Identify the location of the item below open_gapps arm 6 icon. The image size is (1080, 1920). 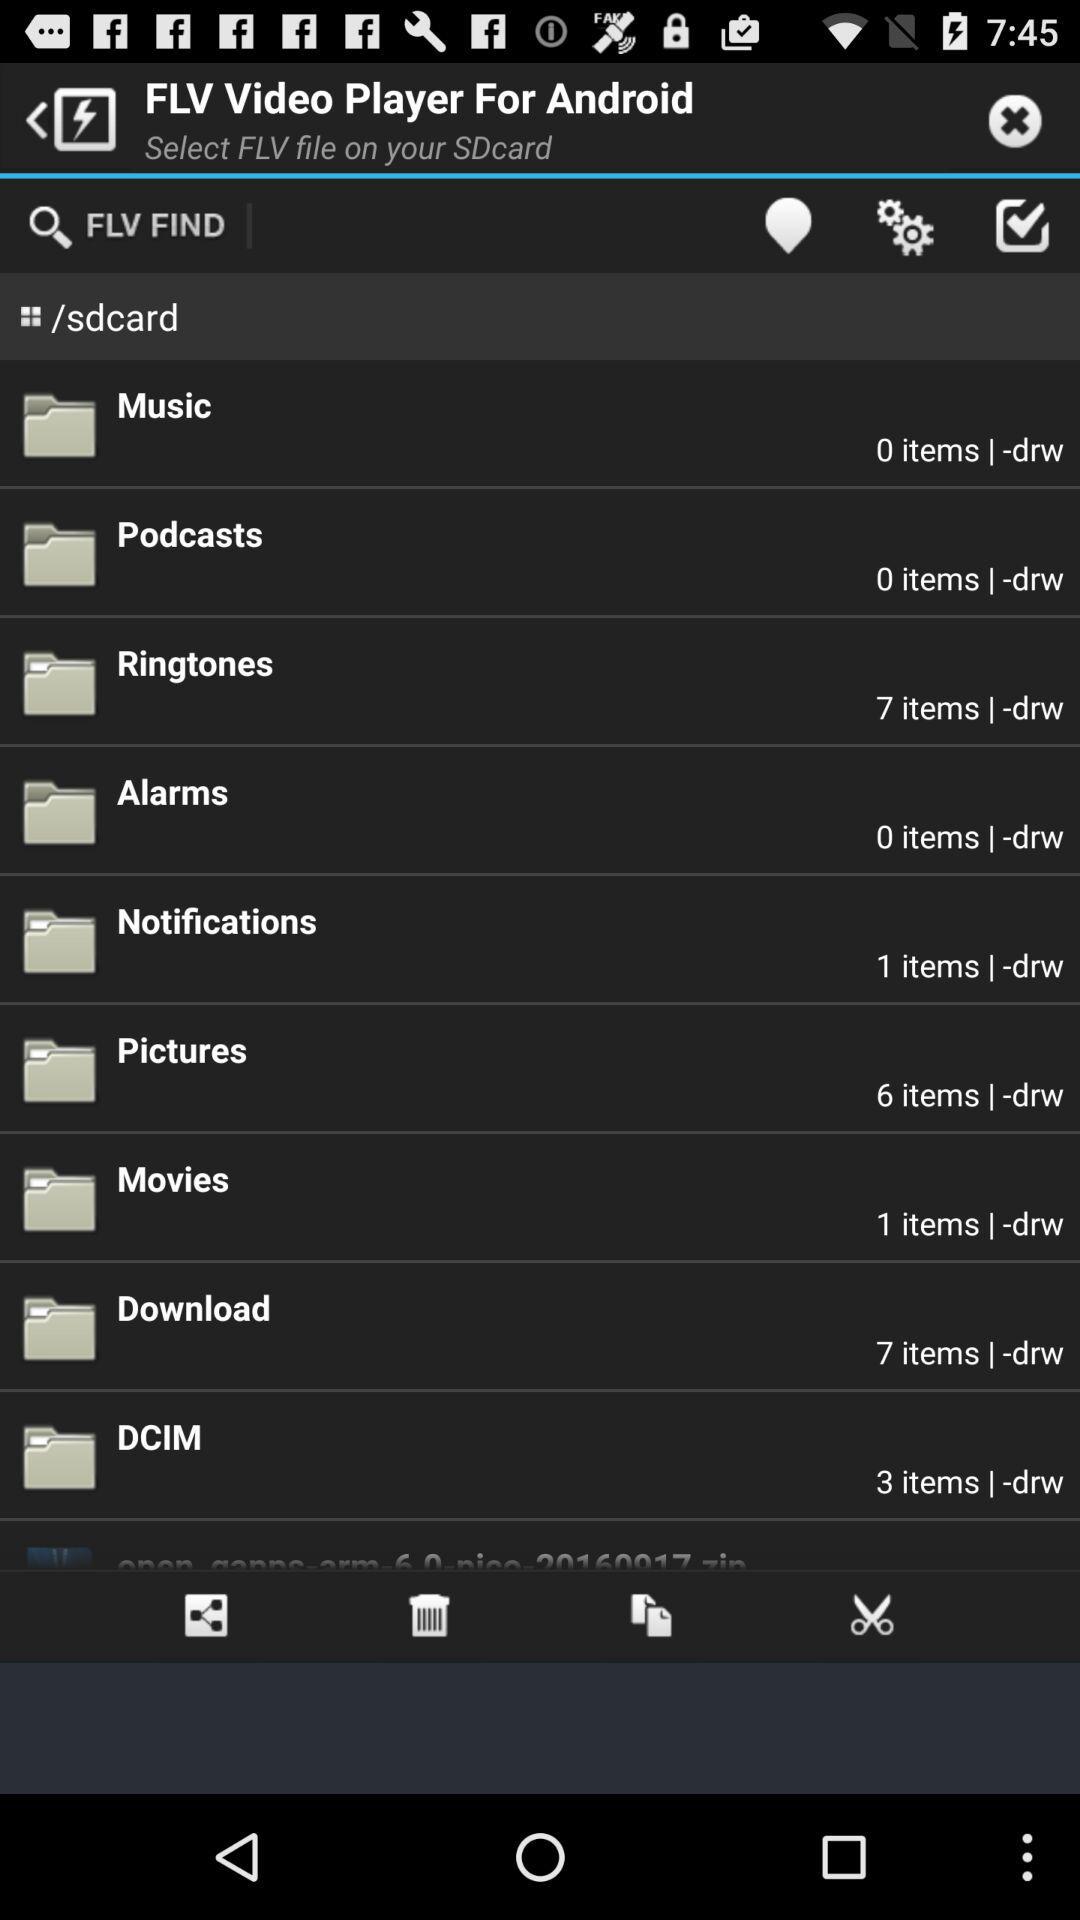
(207, 1616).